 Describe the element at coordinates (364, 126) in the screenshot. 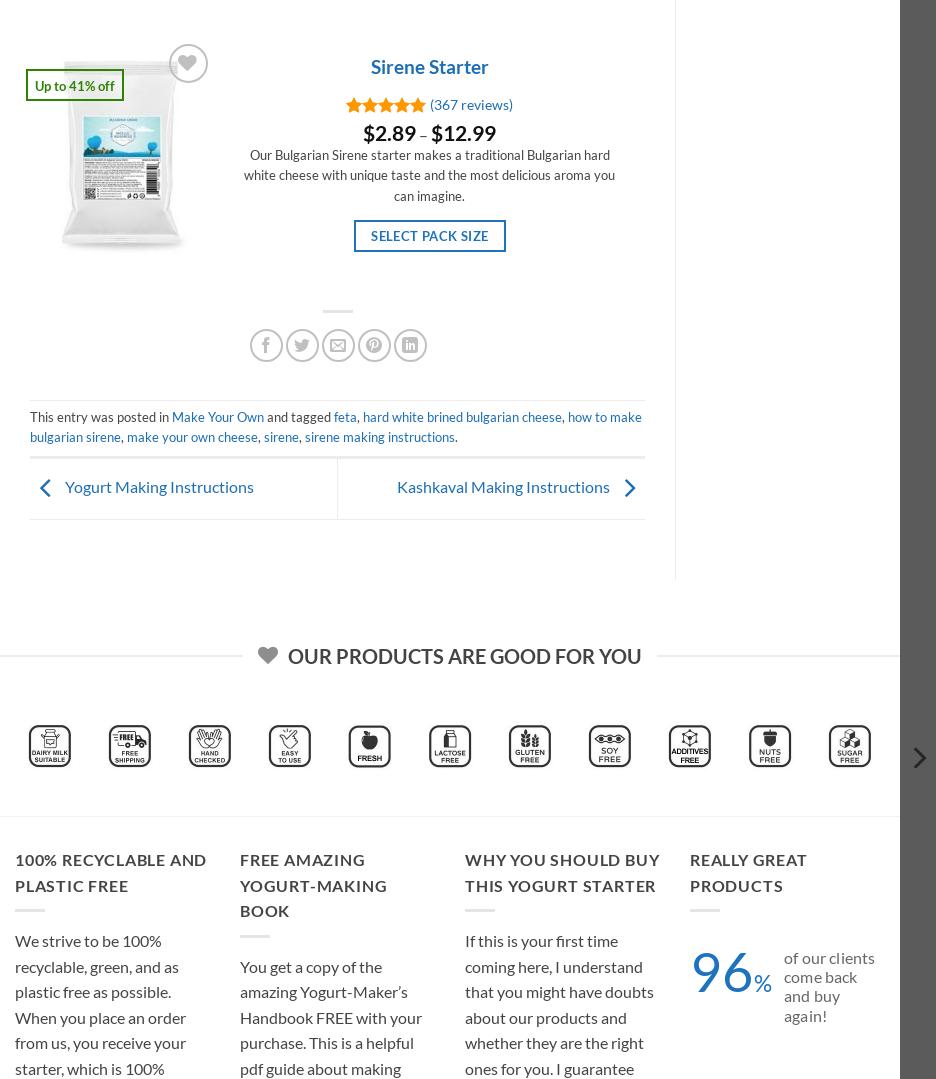

I see `'Rated'` at that location.